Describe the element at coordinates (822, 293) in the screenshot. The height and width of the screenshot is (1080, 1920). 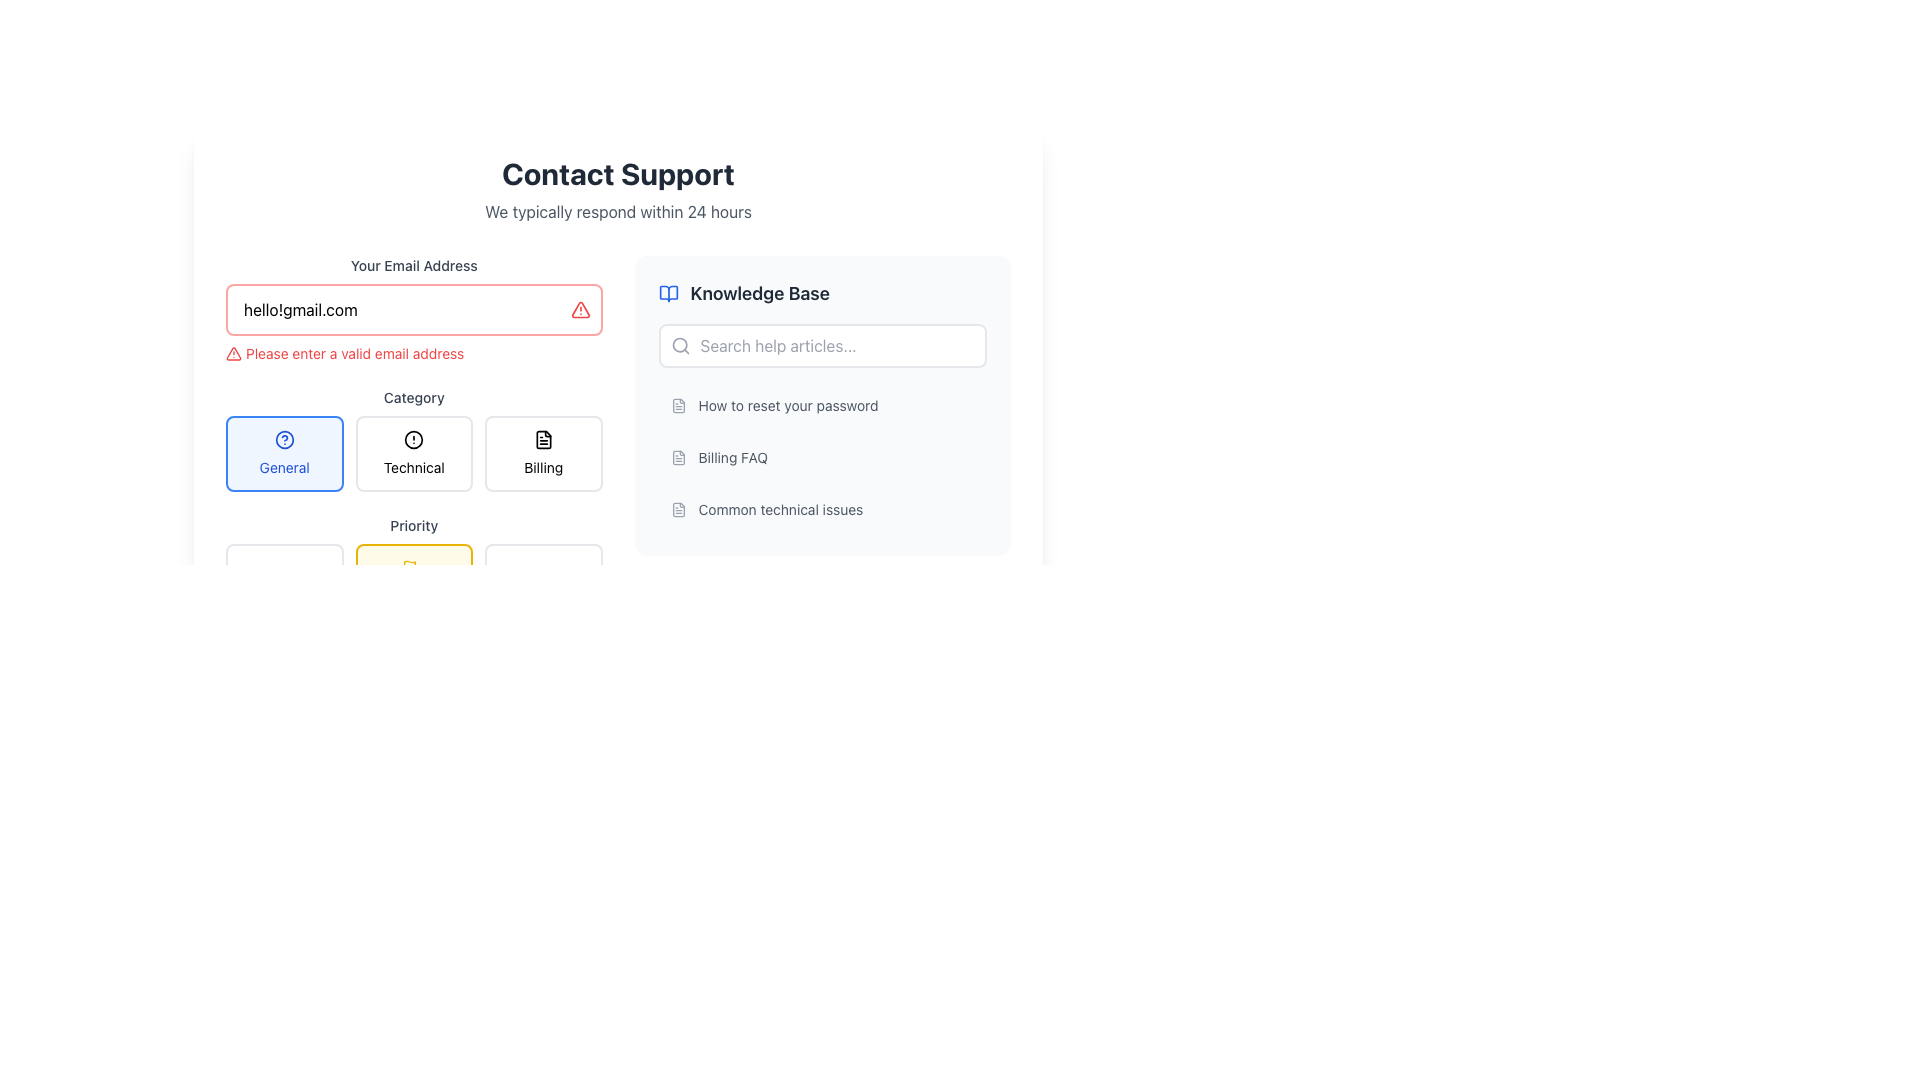
I see `the horizontal layout element containing a small blue icon resembling an open book and bold text labeled 'Knowledge Base', located in the right panel above the search bar` at that location.